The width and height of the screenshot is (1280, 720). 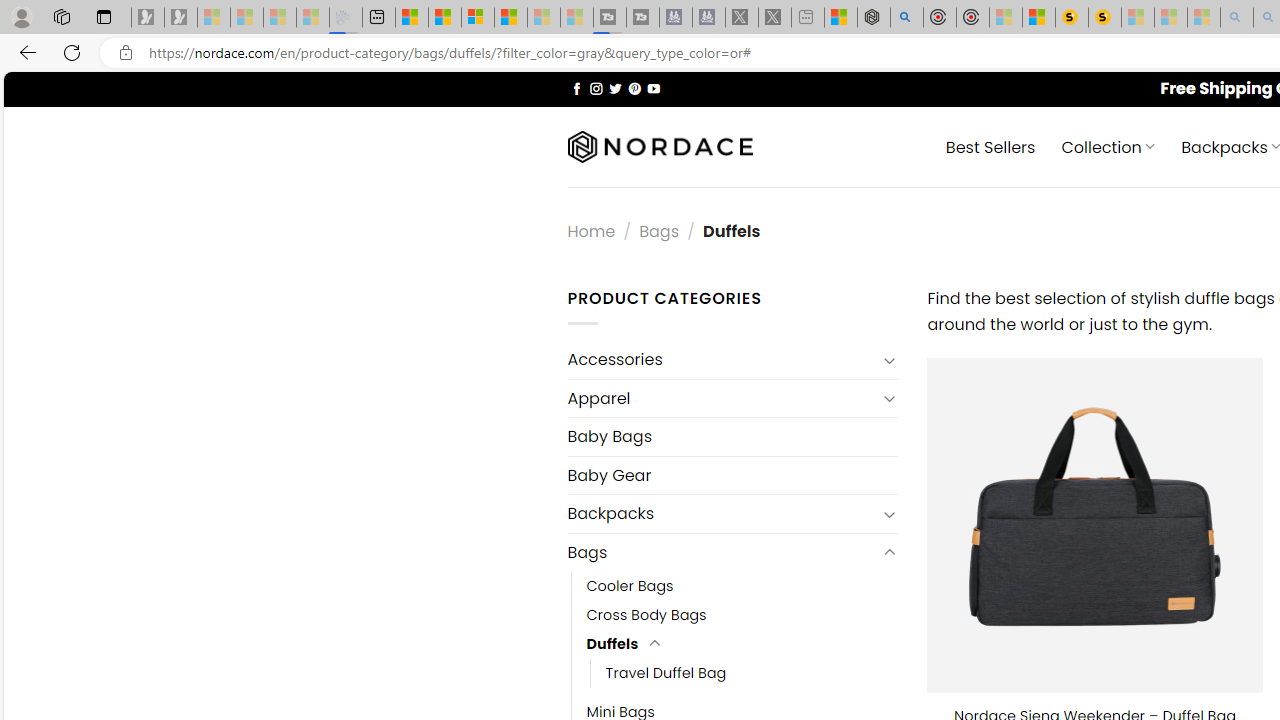 I want to click on 'Follow on Facebook', so click(x=576, y=87).